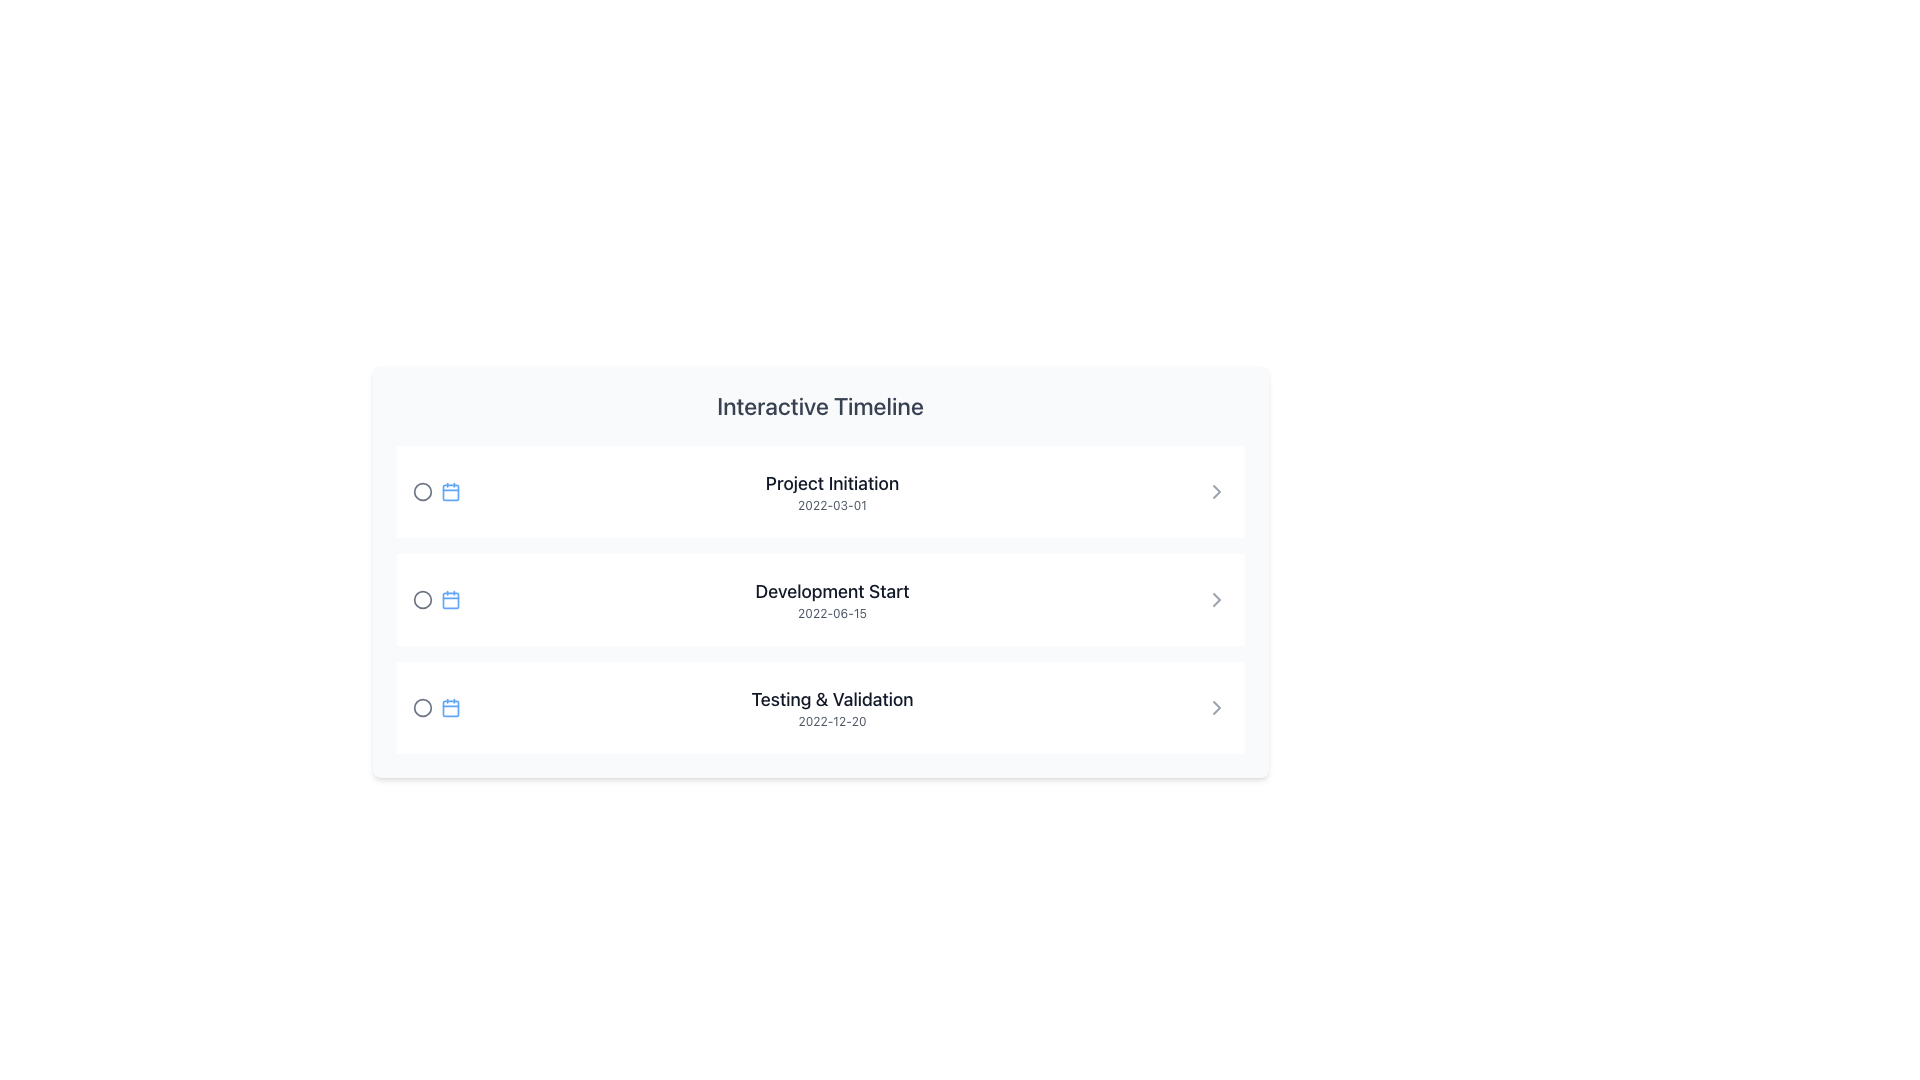 Image resolution: width=1920 pixels, height=1080 pixels. I want to click on the Icon Pair consisting of a gray-bordered circle and a blue calendar located in the 'Interactive Timeline' section near 'Testing & Validation', so click(435, 707).